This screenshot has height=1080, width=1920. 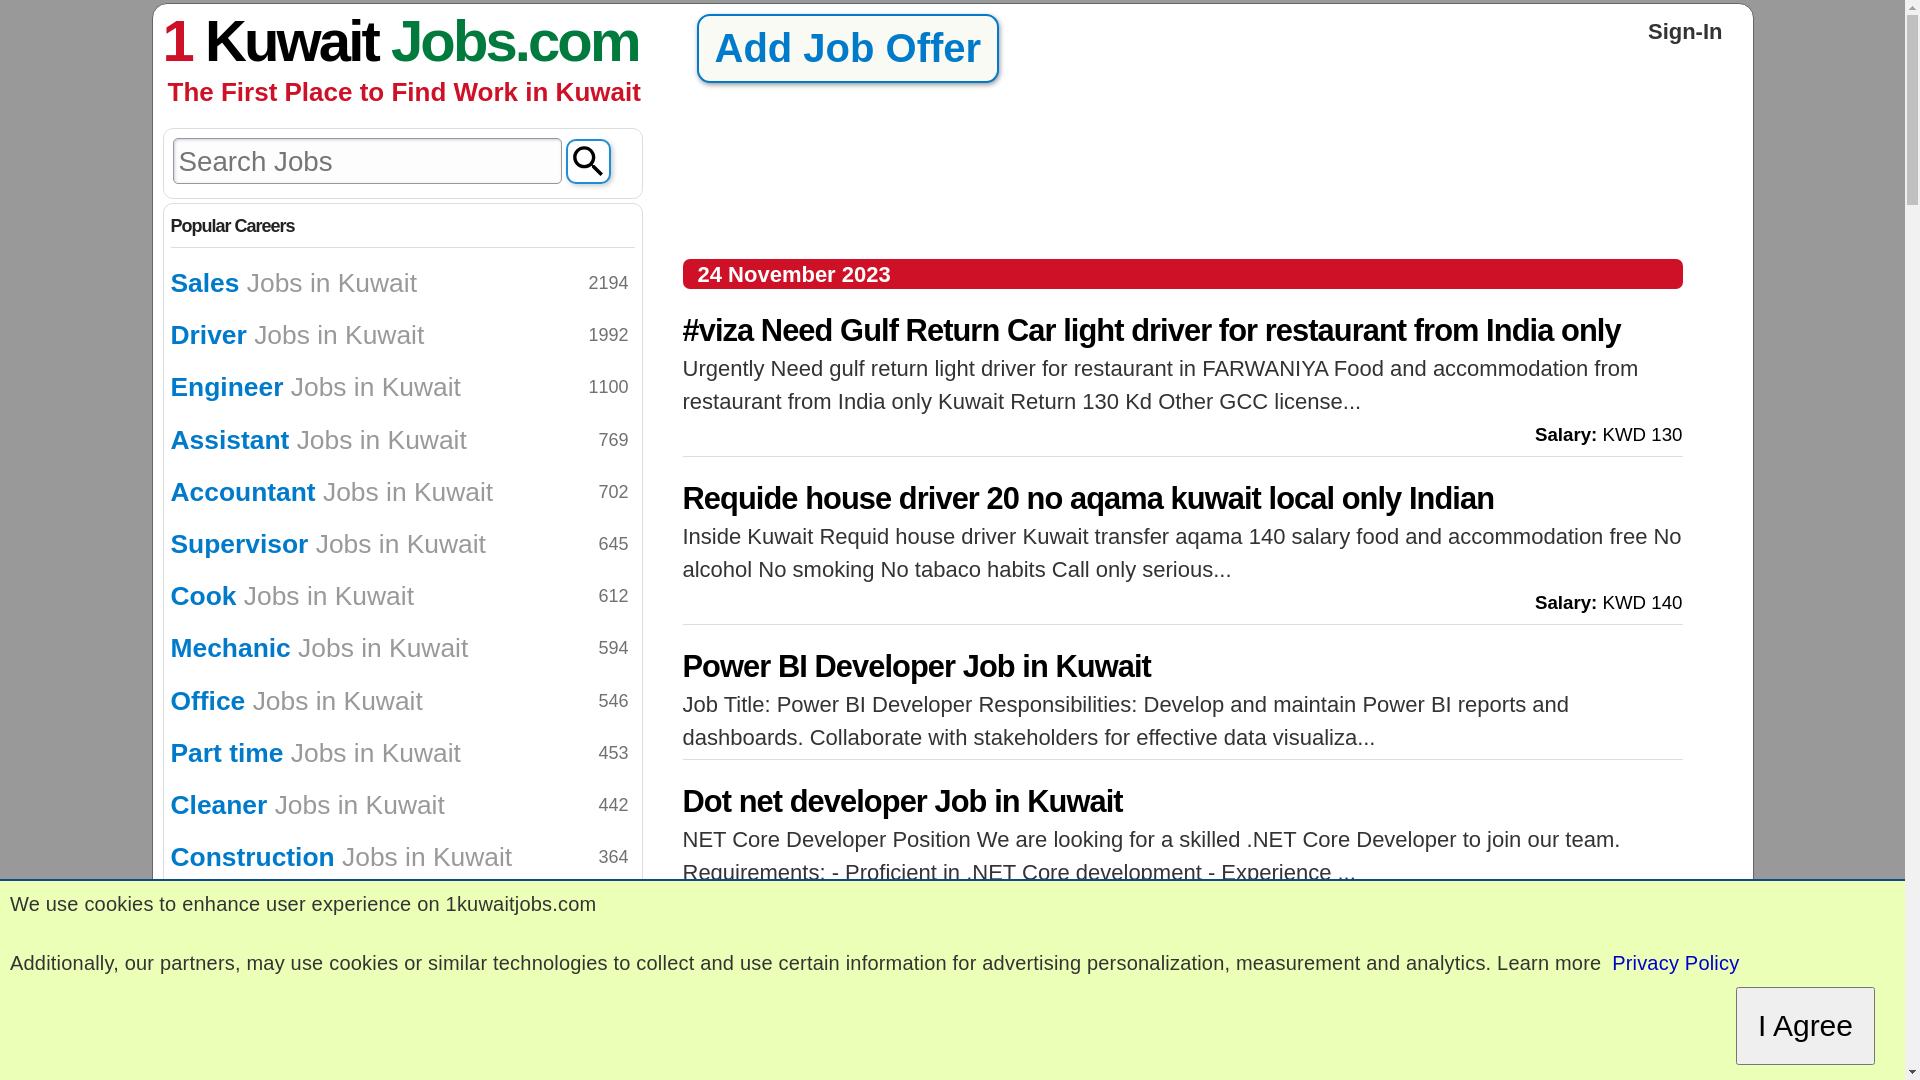 I want to click on 'Add Job Offer', so click(x=847, y=47).